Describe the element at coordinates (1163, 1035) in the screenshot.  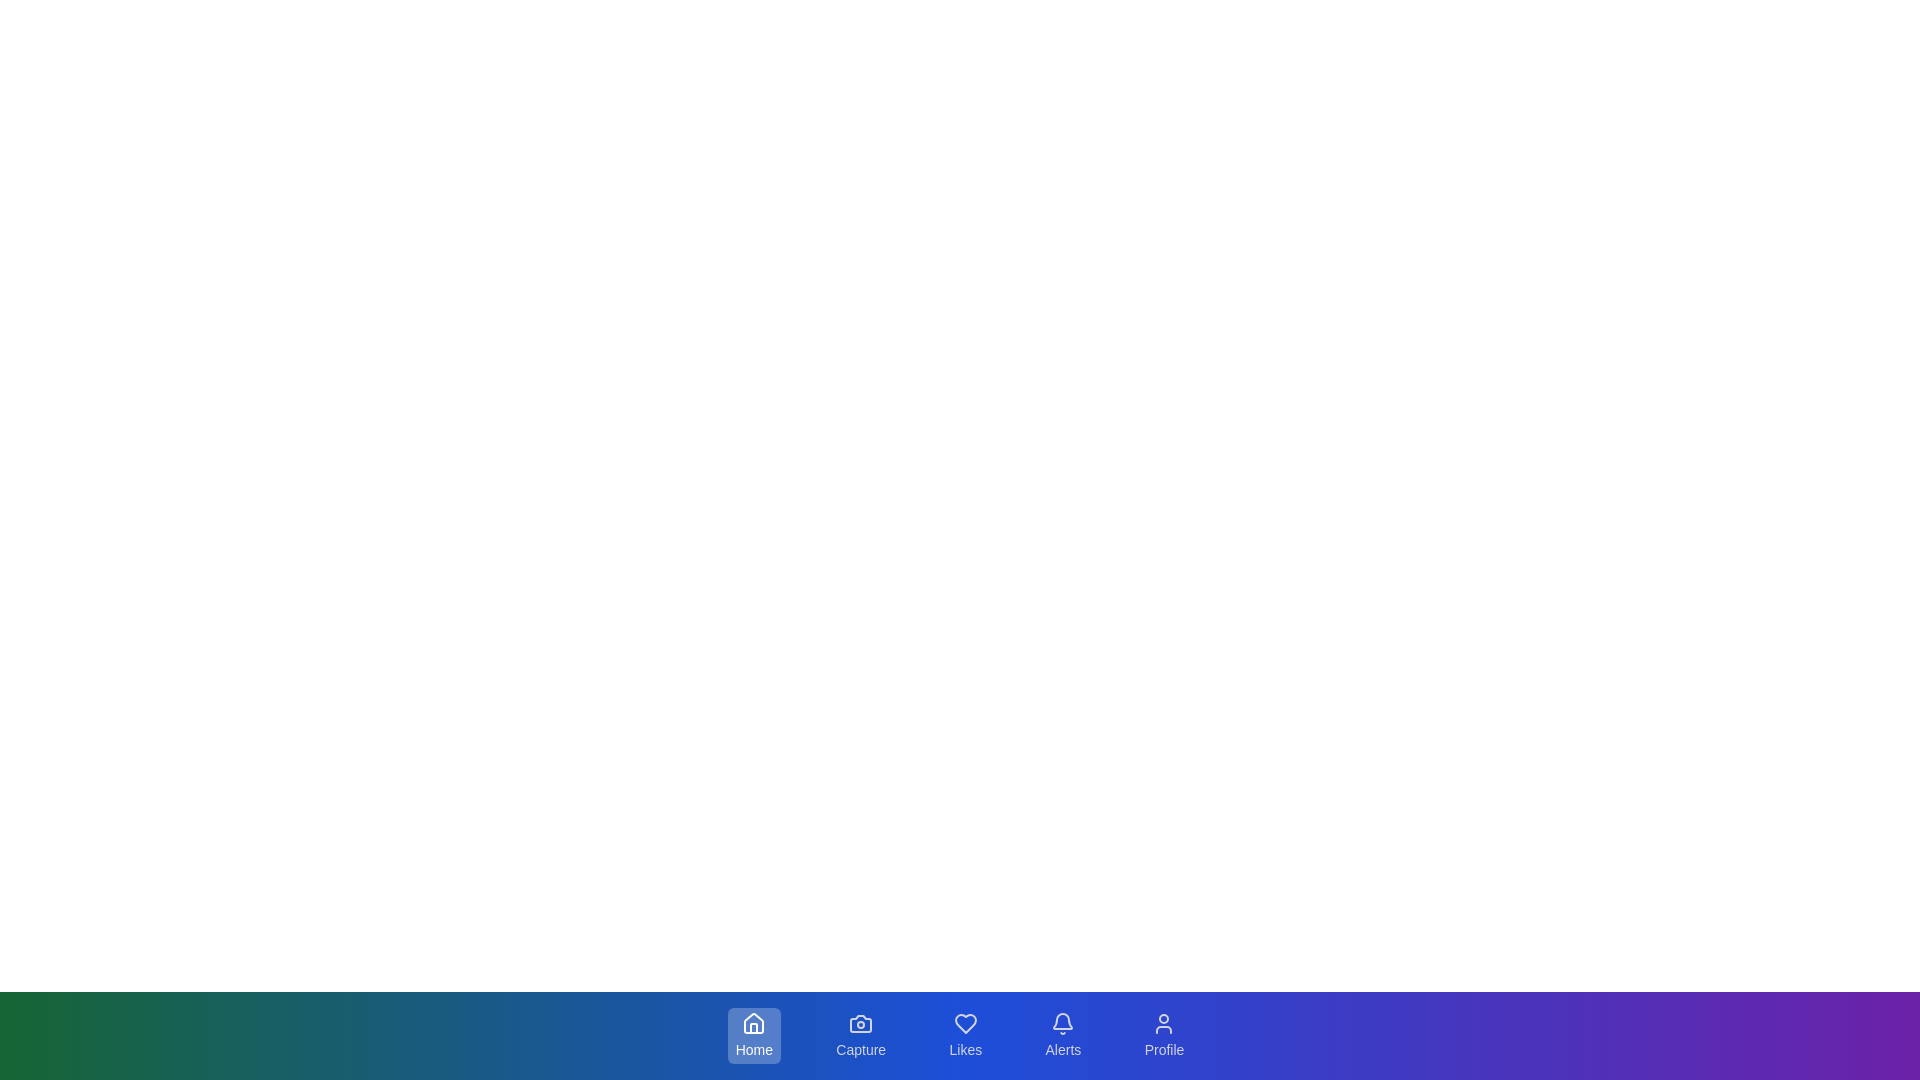
I see `the button labeled Profile to observe the visual feedback` at that location.